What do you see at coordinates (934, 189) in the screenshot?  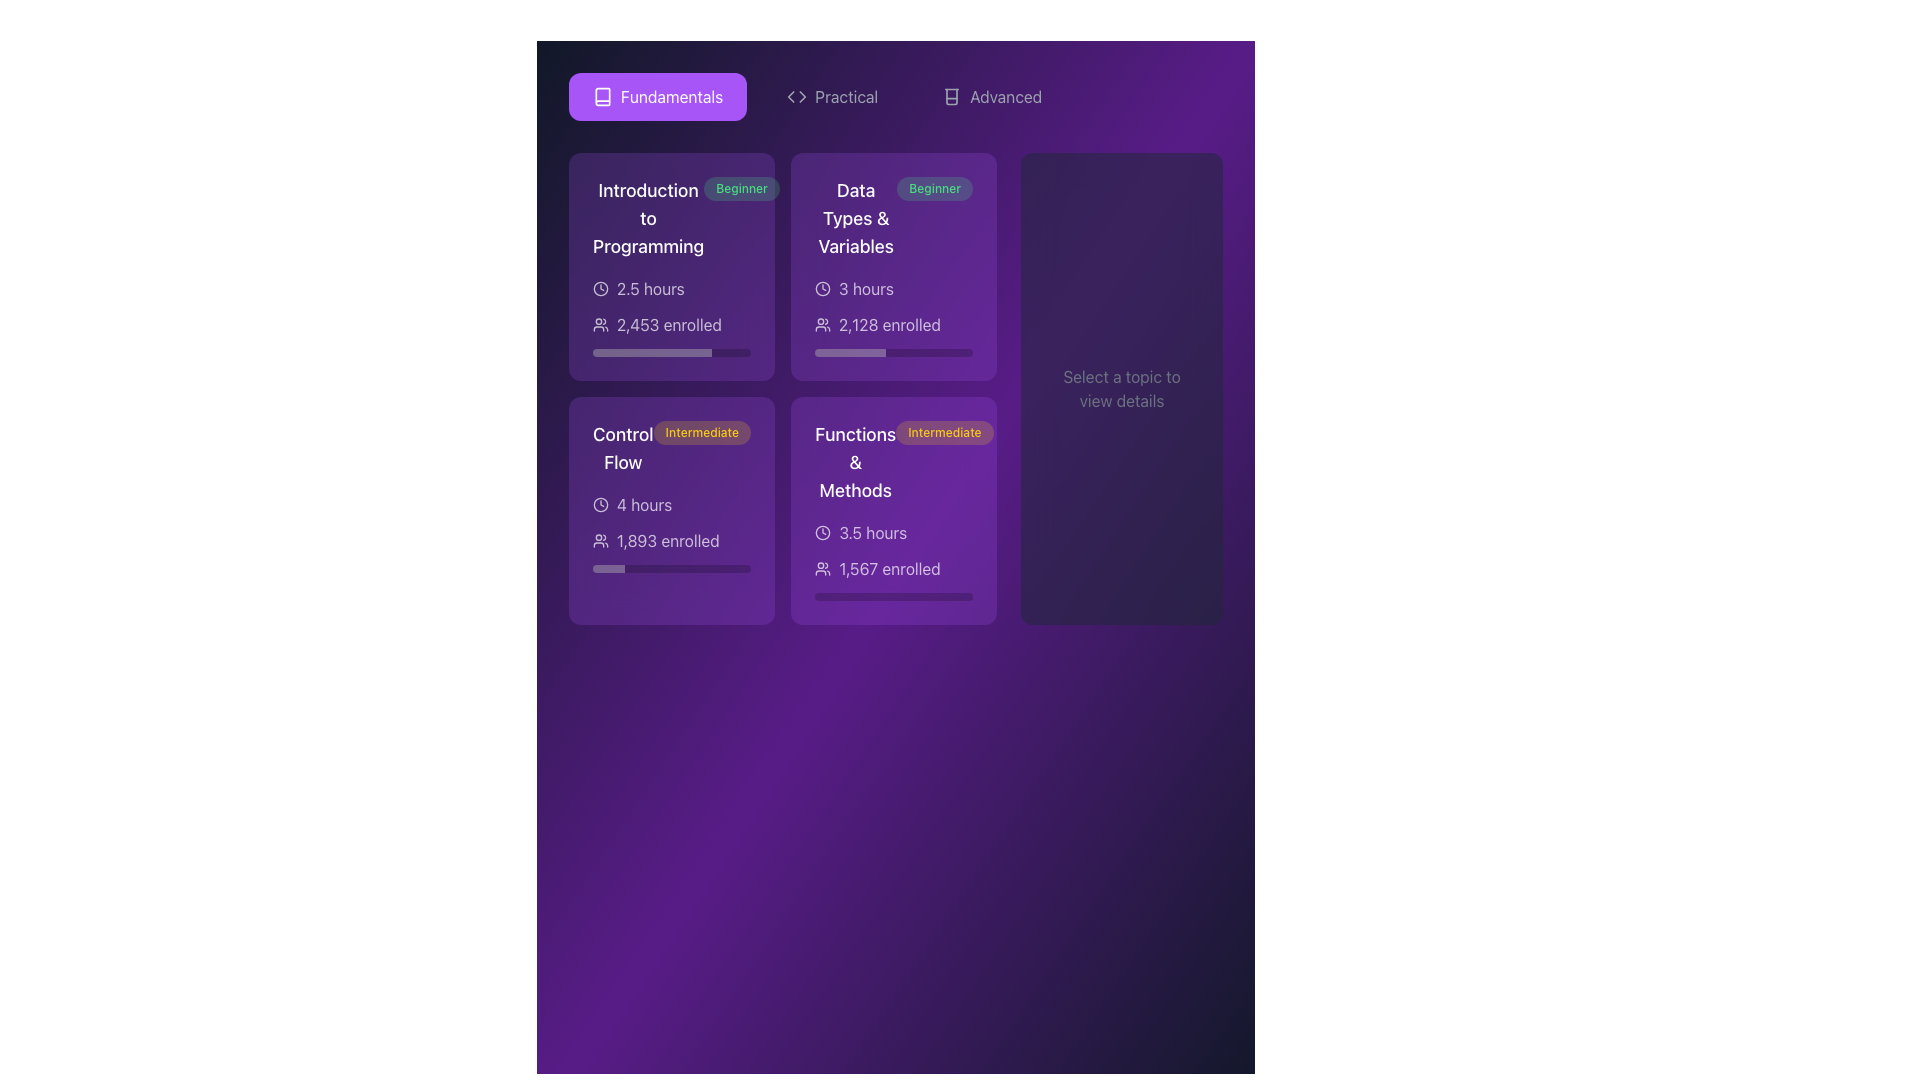 I see `the 'Beginner' difficulty badge located to the right of the 'Data Types & Variables' heading in the fixed layout panel` at bounding box center [934, 189].